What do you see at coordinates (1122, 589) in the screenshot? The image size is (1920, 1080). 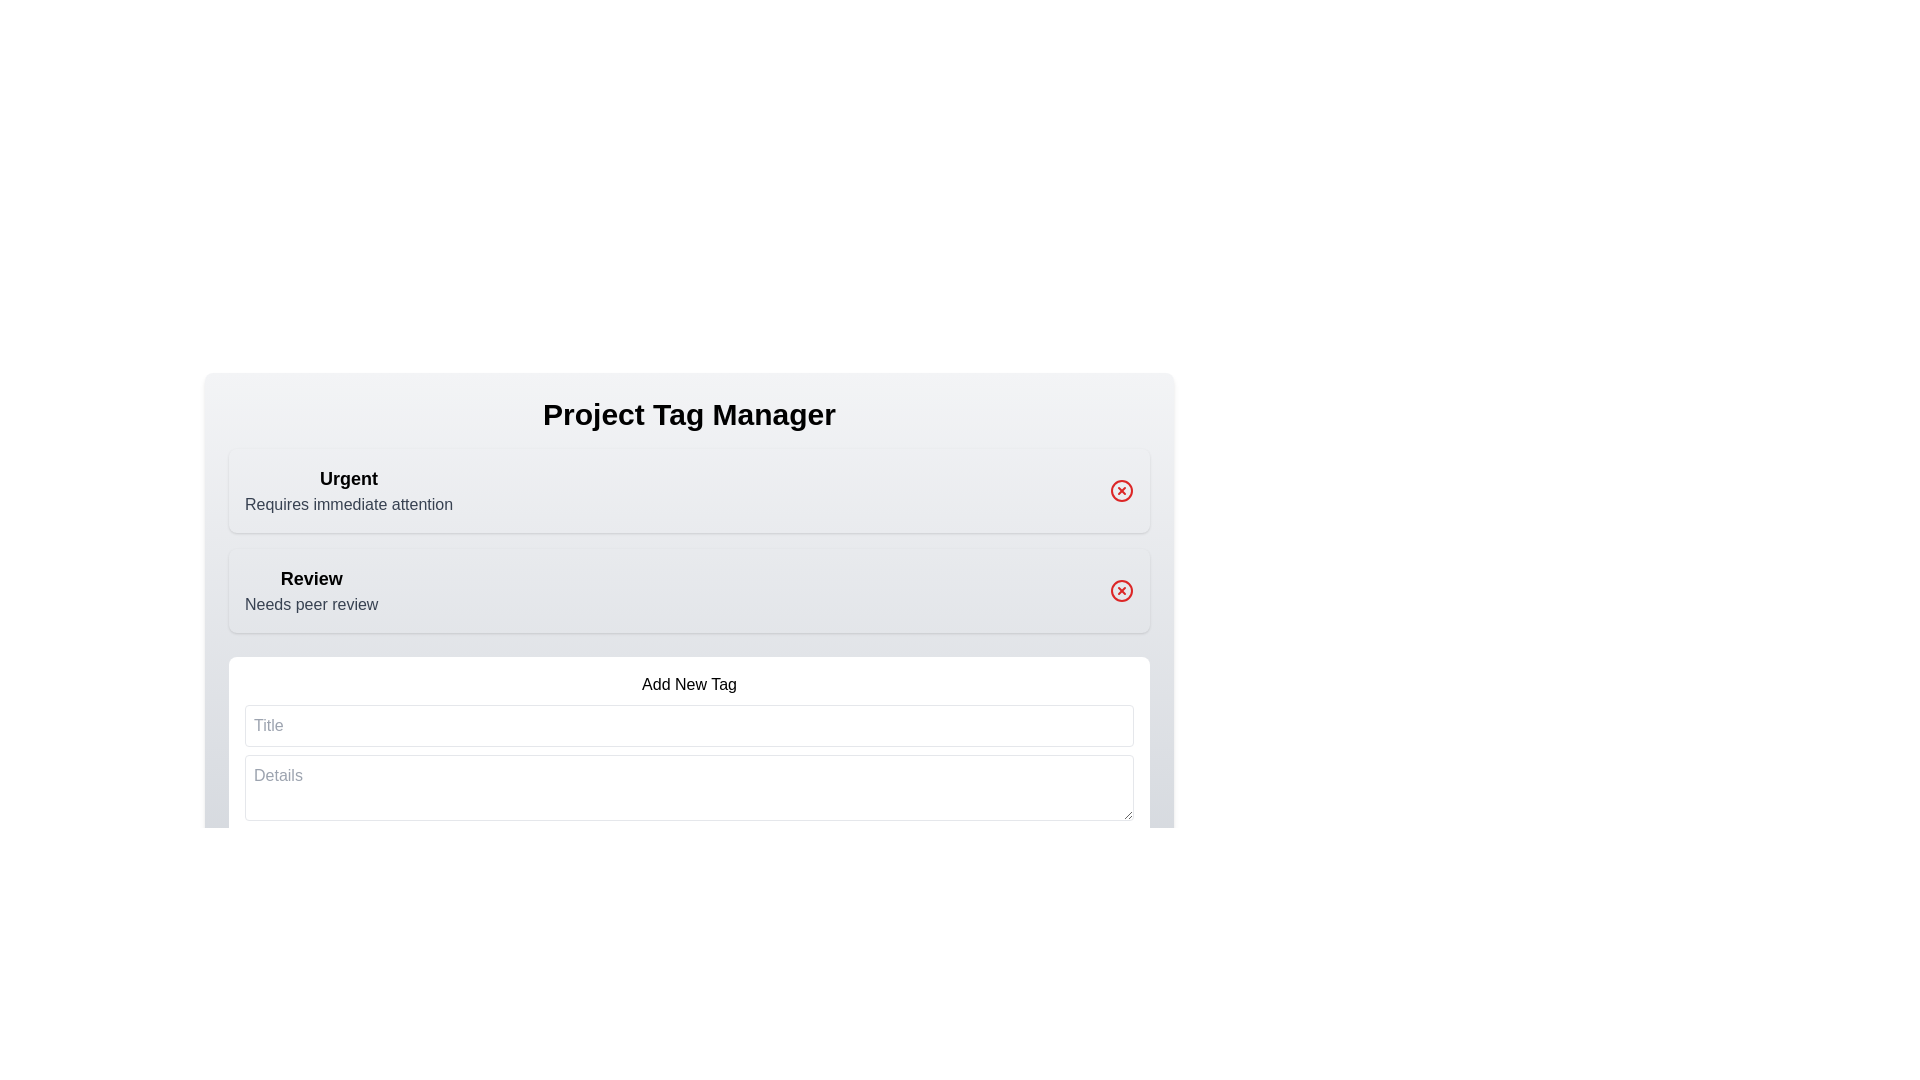 I see `the second close button located on the right side of the 'Review Needs peer review' section` at bounding box center [1122, 589].